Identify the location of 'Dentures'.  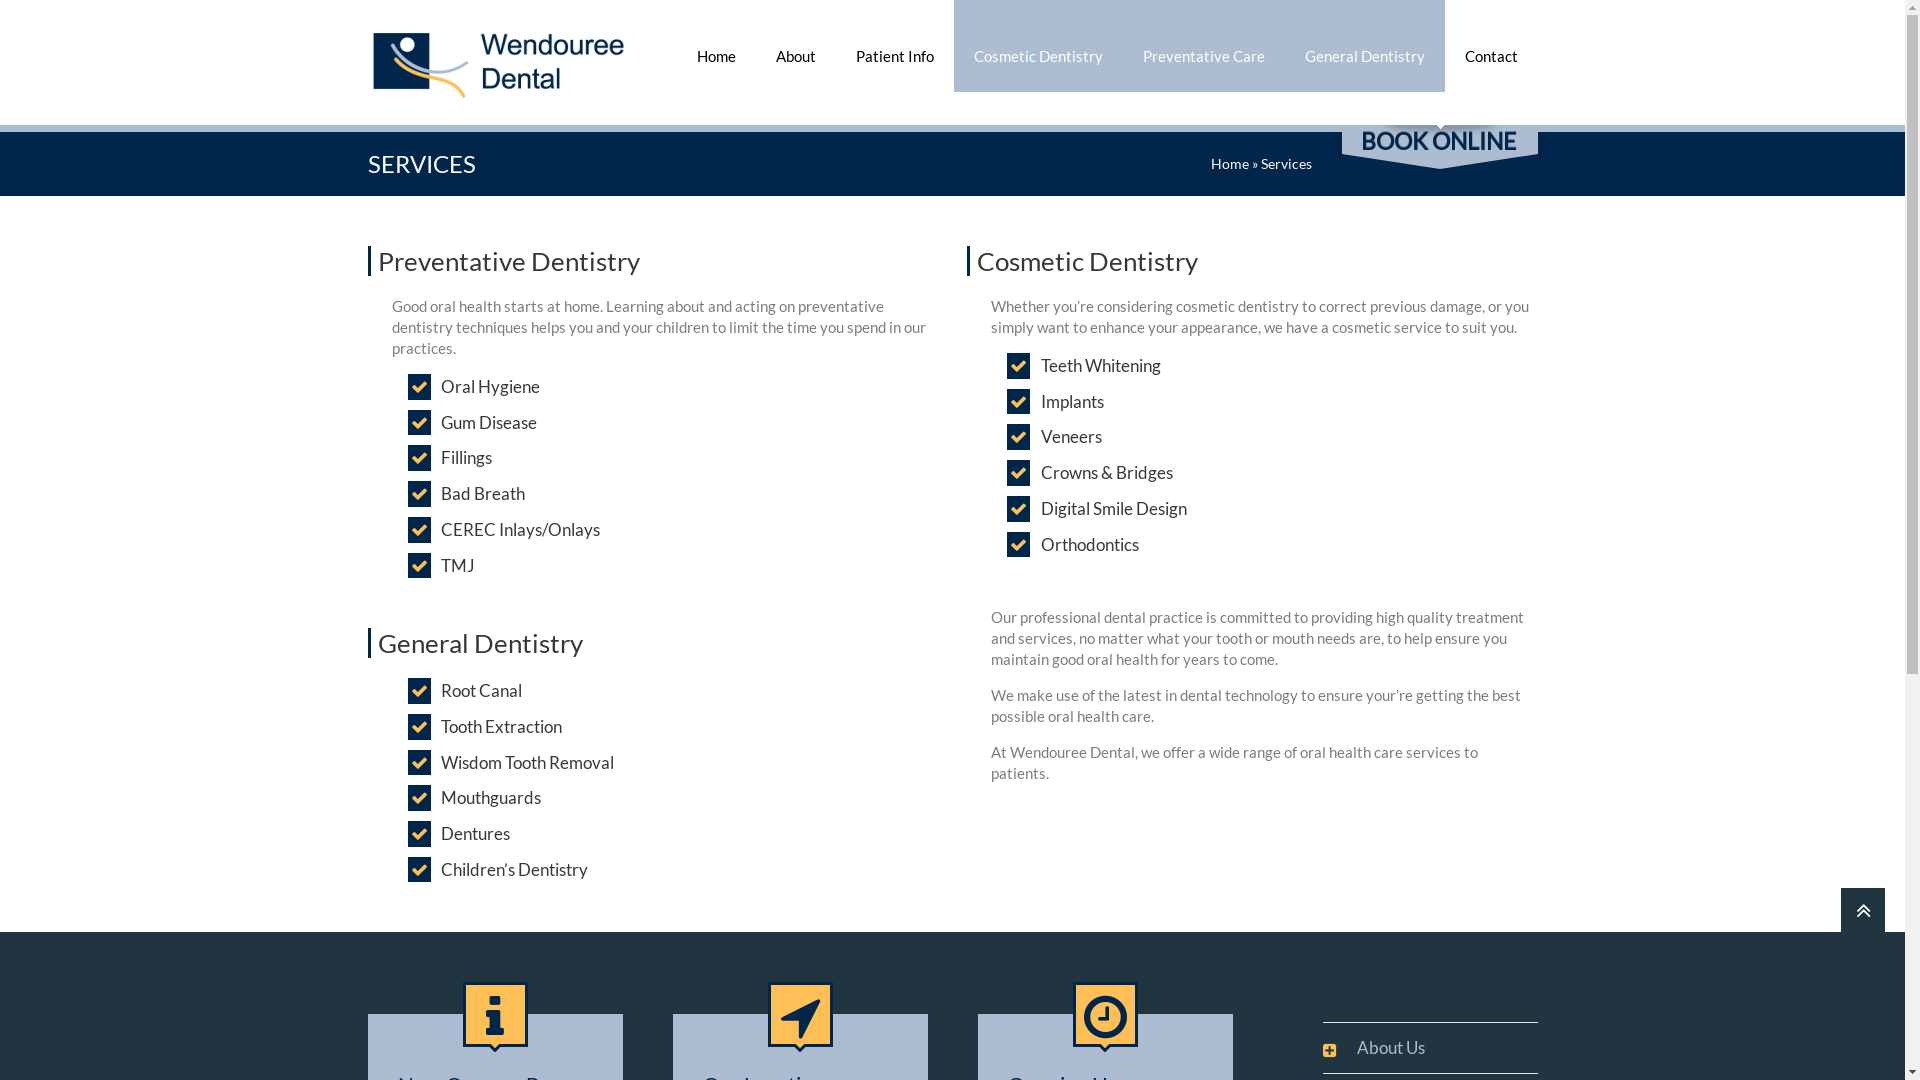
(474, 833).